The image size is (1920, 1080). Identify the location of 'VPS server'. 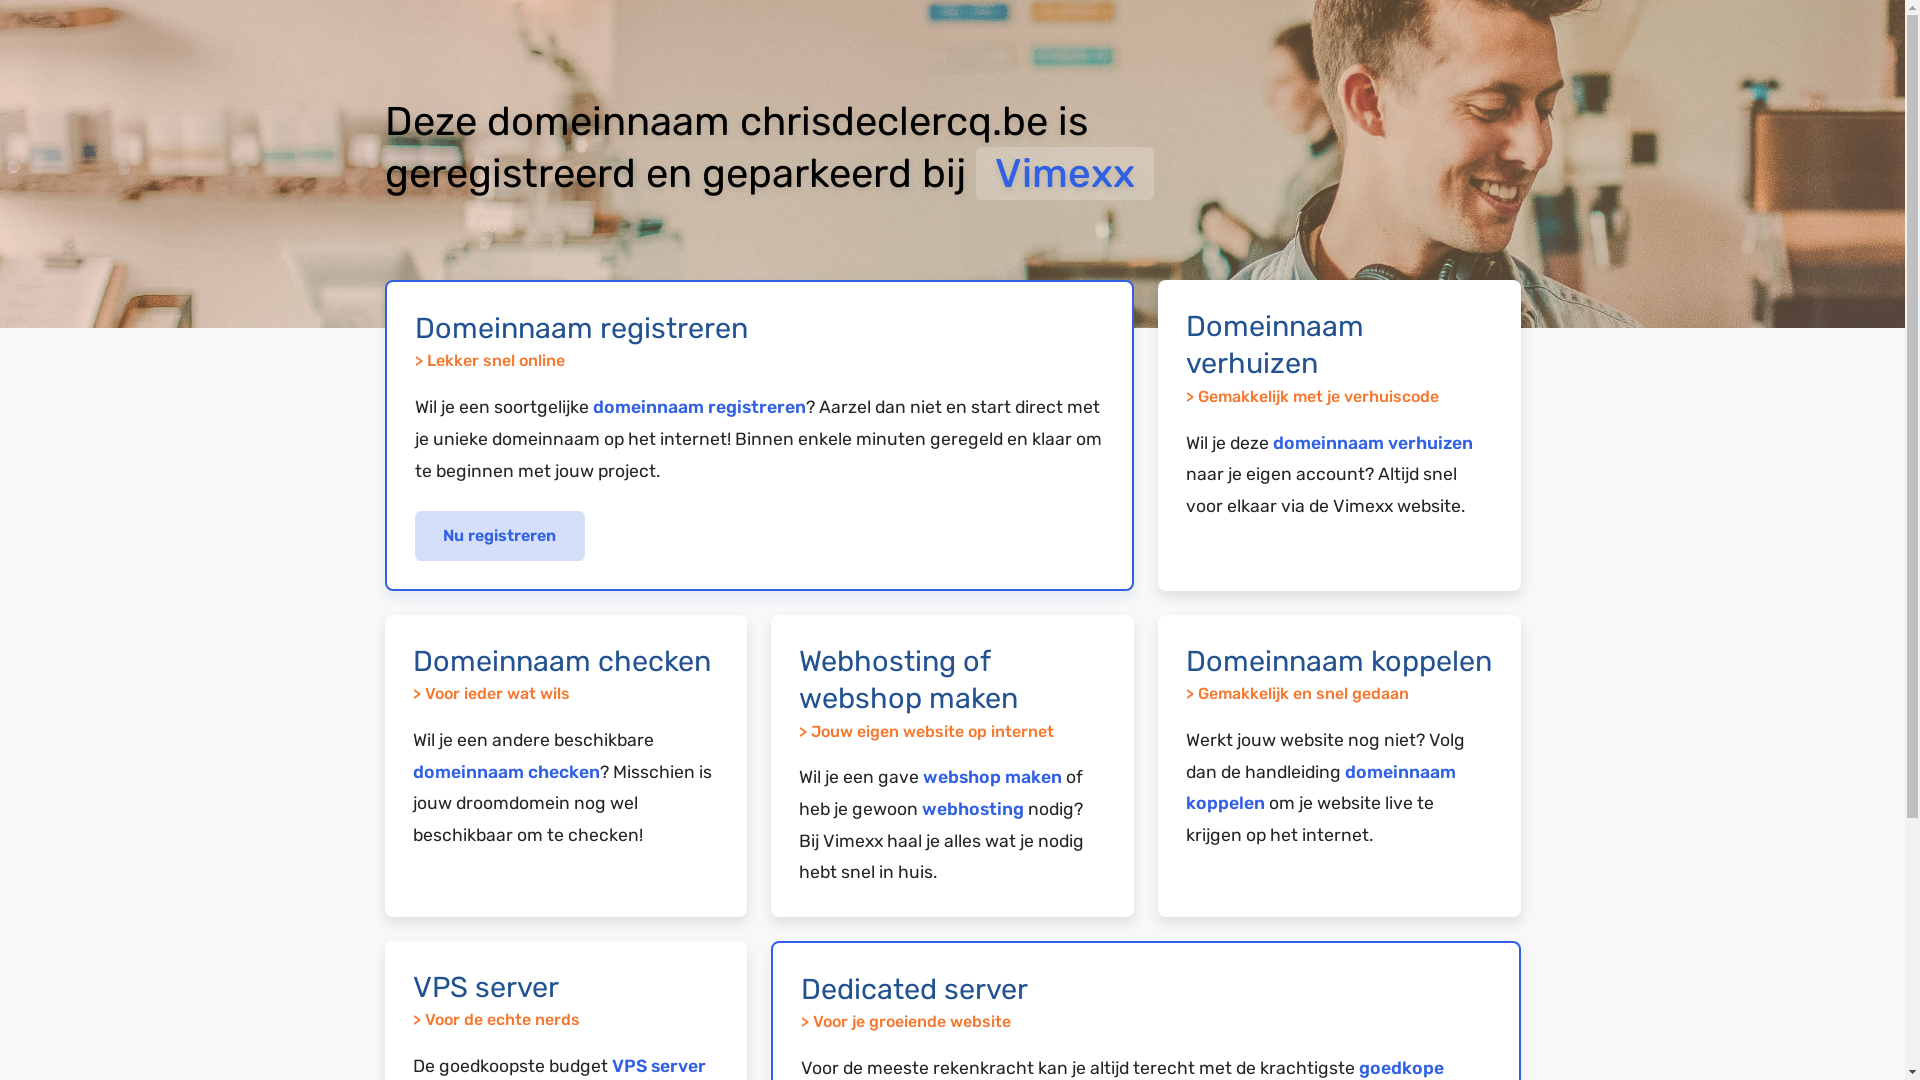
(658, 1064).